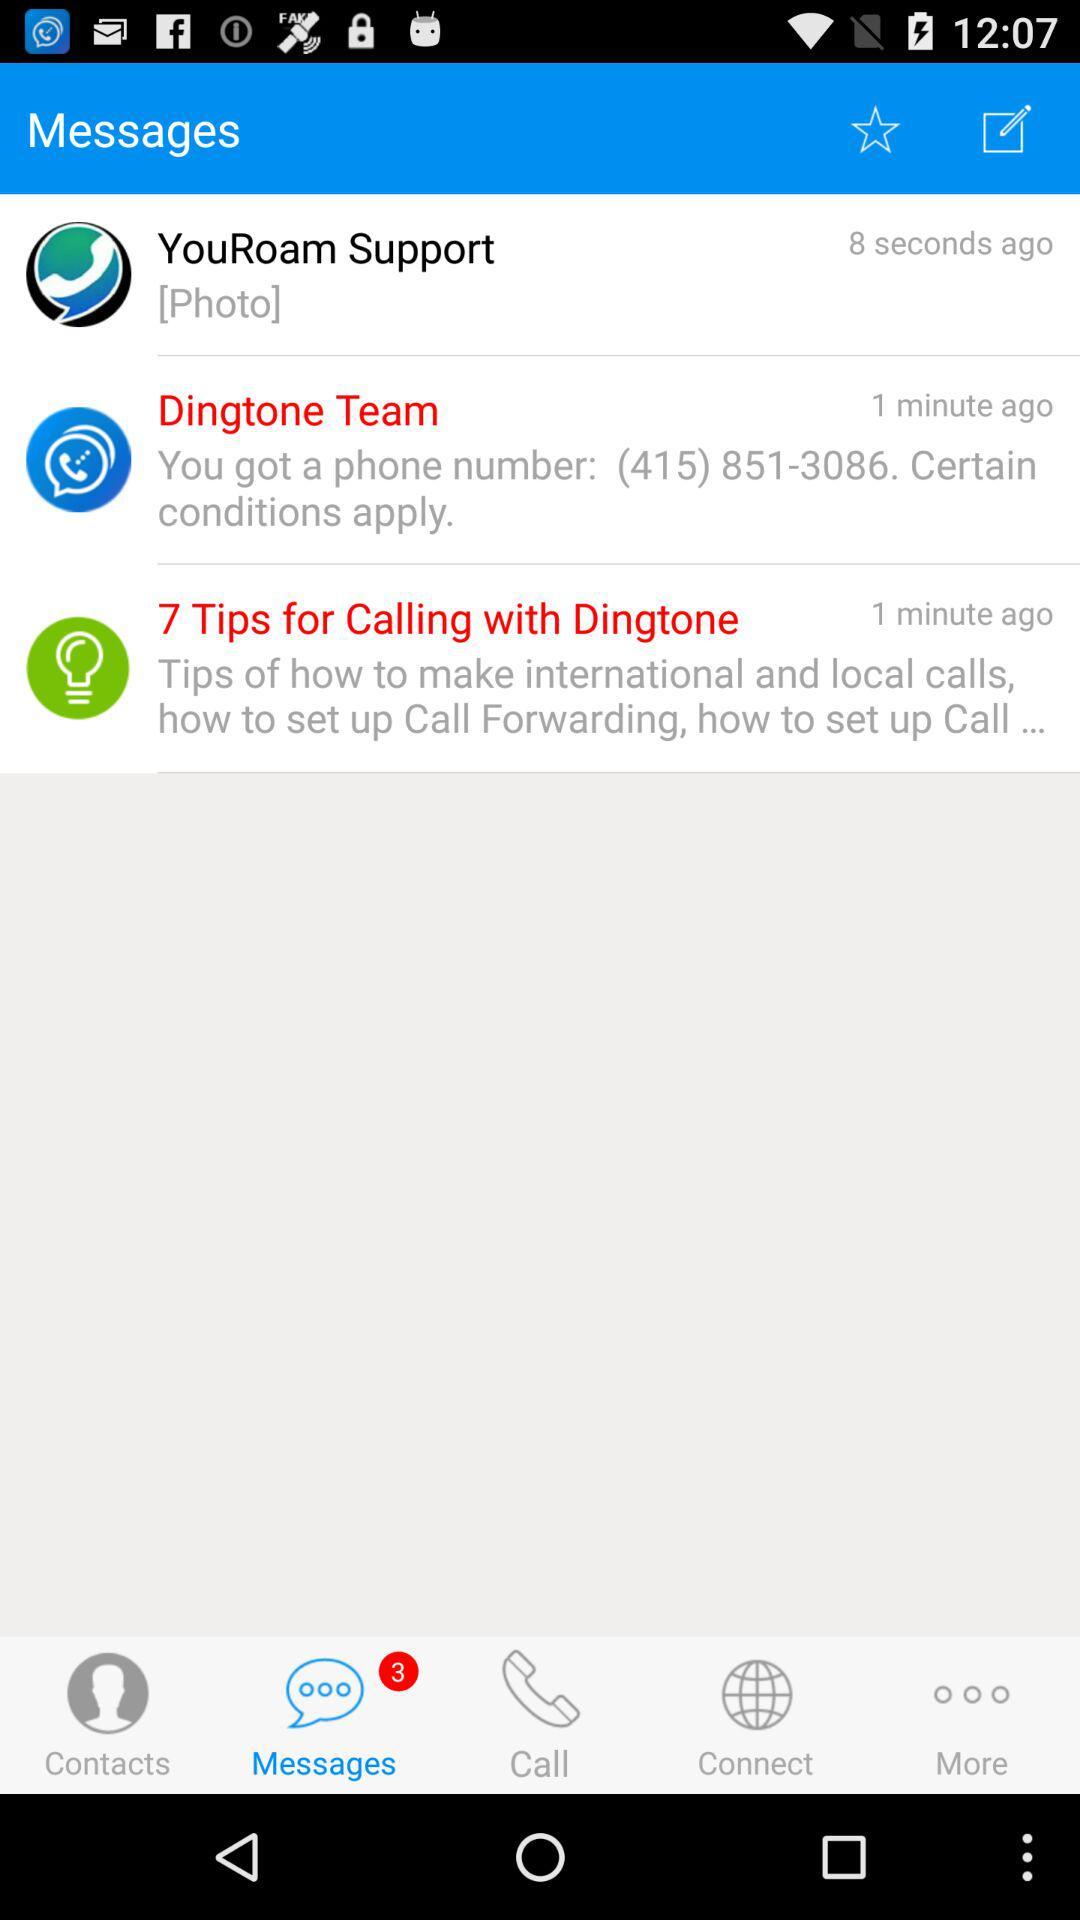 Image resolution: width=1080 pixels, height=1920 pixels. Describe the element at coordinates (325, 246) in the screenshot. I see `youroam support app` at that location.